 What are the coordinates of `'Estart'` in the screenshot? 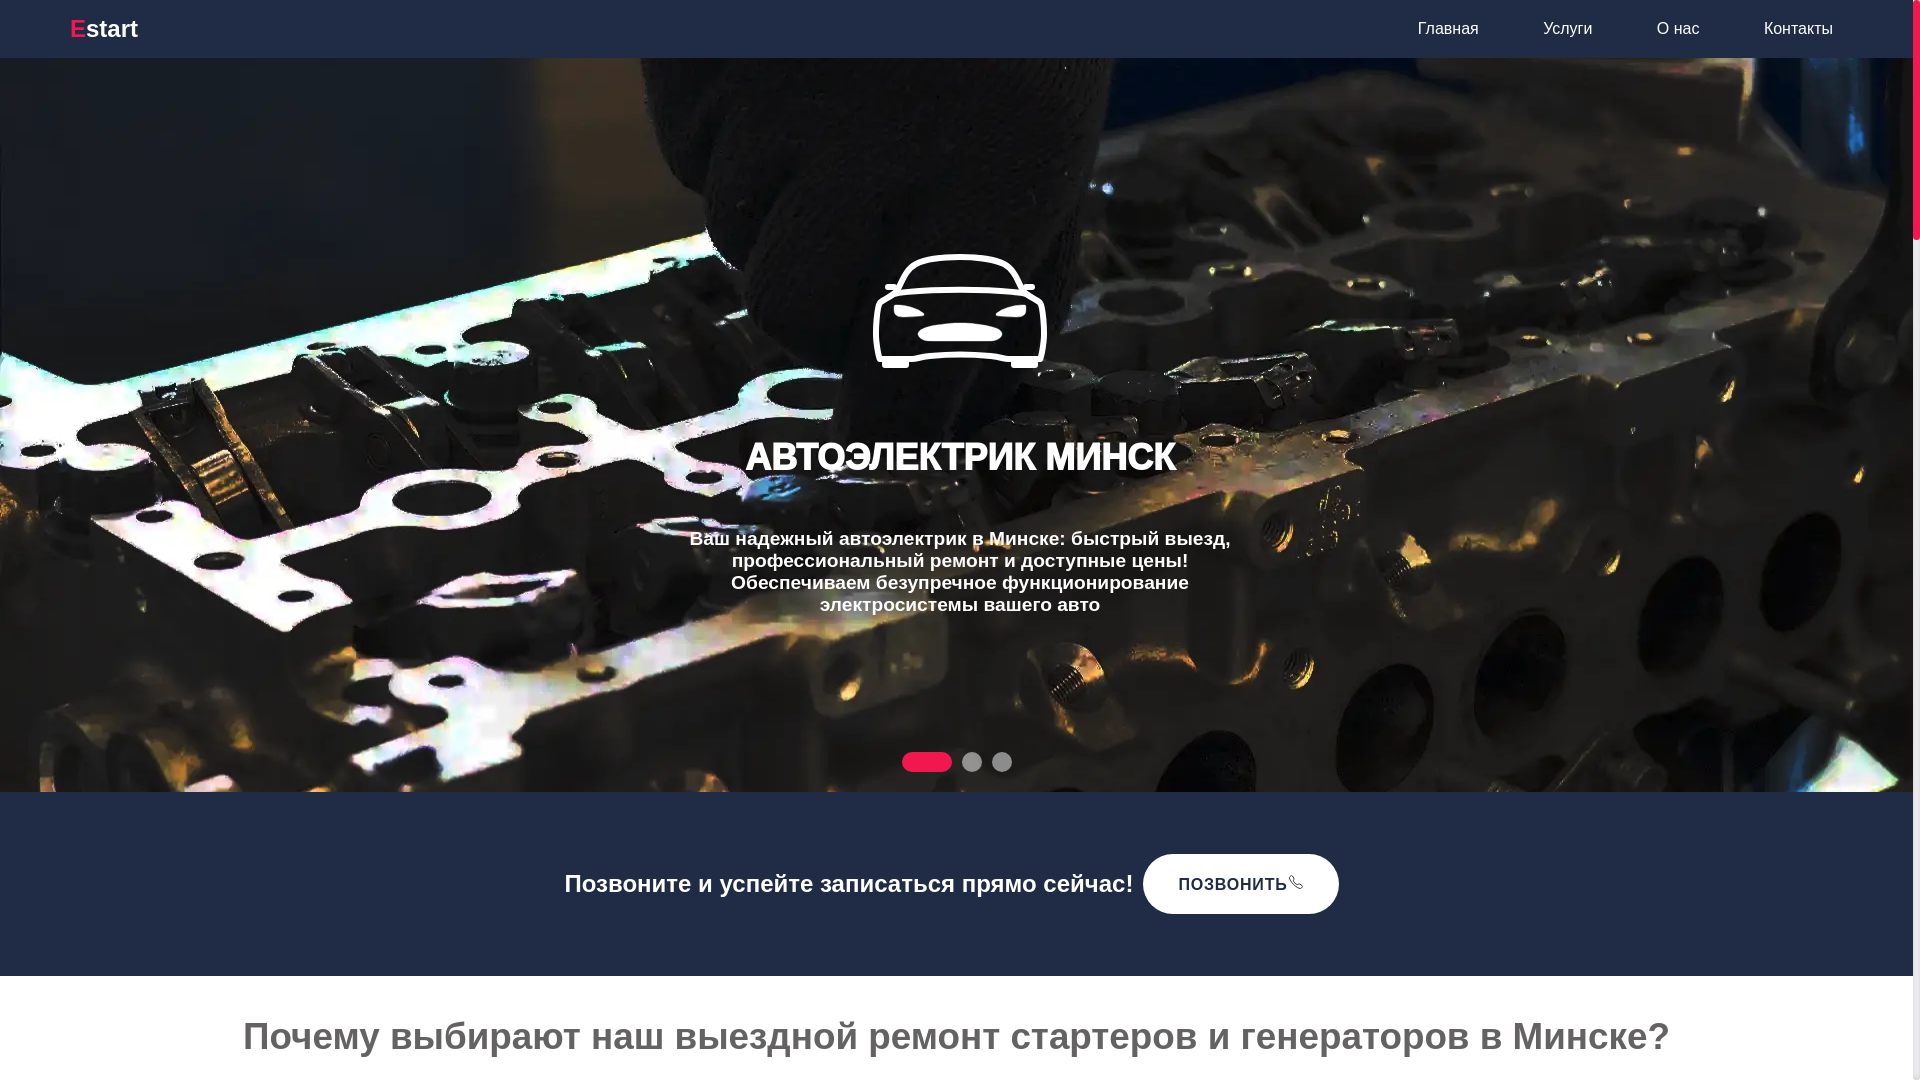 It's located at (70, 28).